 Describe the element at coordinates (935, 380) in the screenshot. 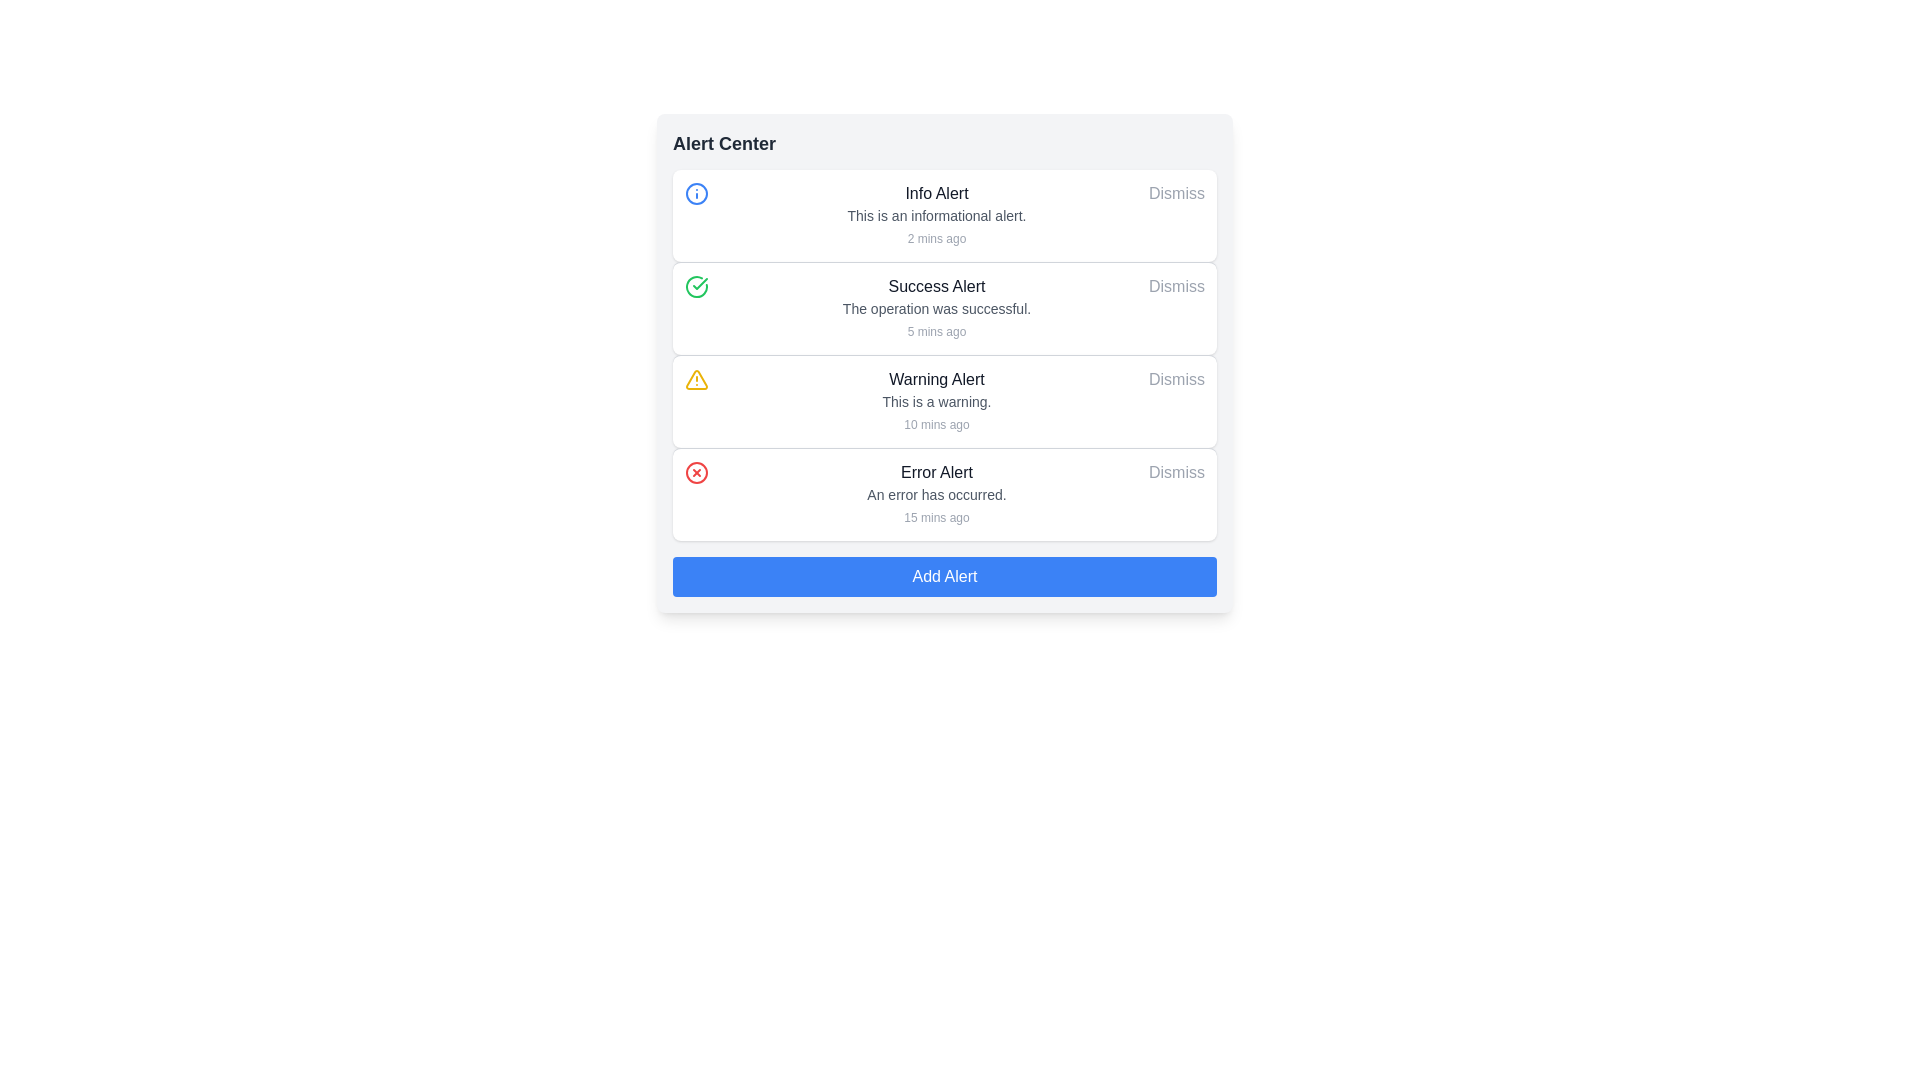

I see `the 'Warning Alert' text label, which is displayed in bold black text as the main title of the notification in the alert center interface` at that location.